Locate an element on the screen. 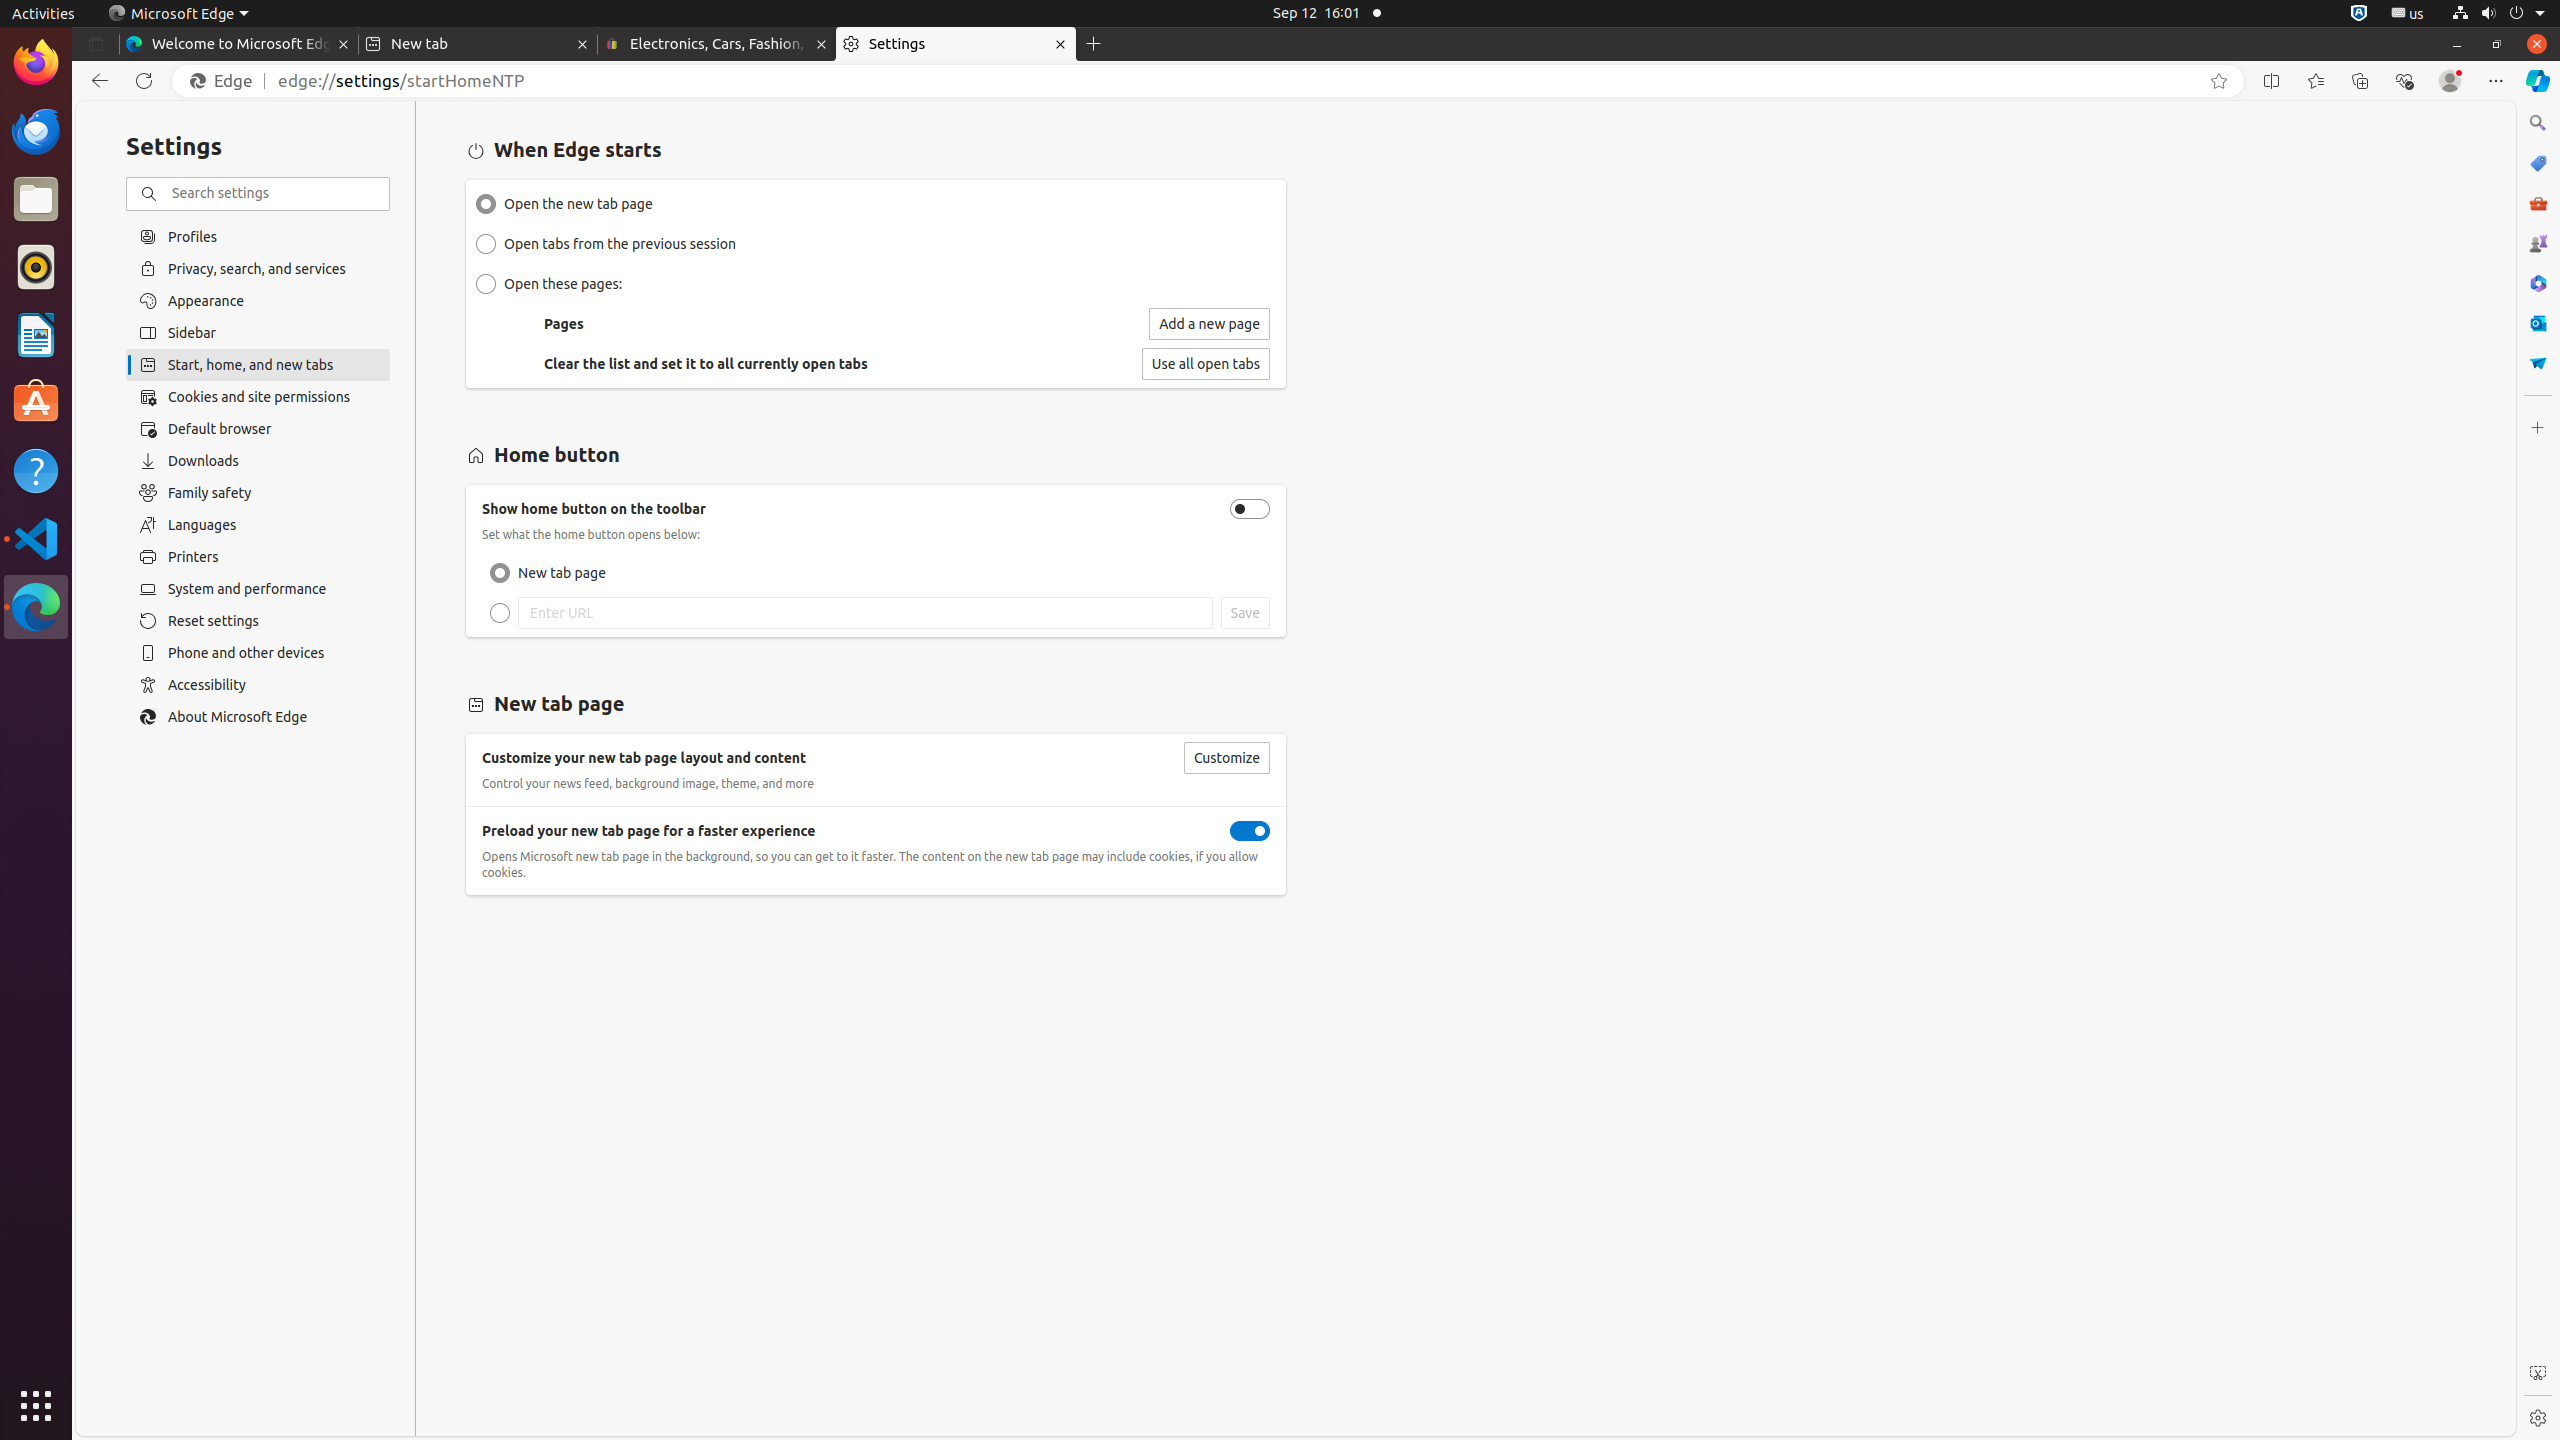  'Show Applications' is located at coordinates (36, 1405).